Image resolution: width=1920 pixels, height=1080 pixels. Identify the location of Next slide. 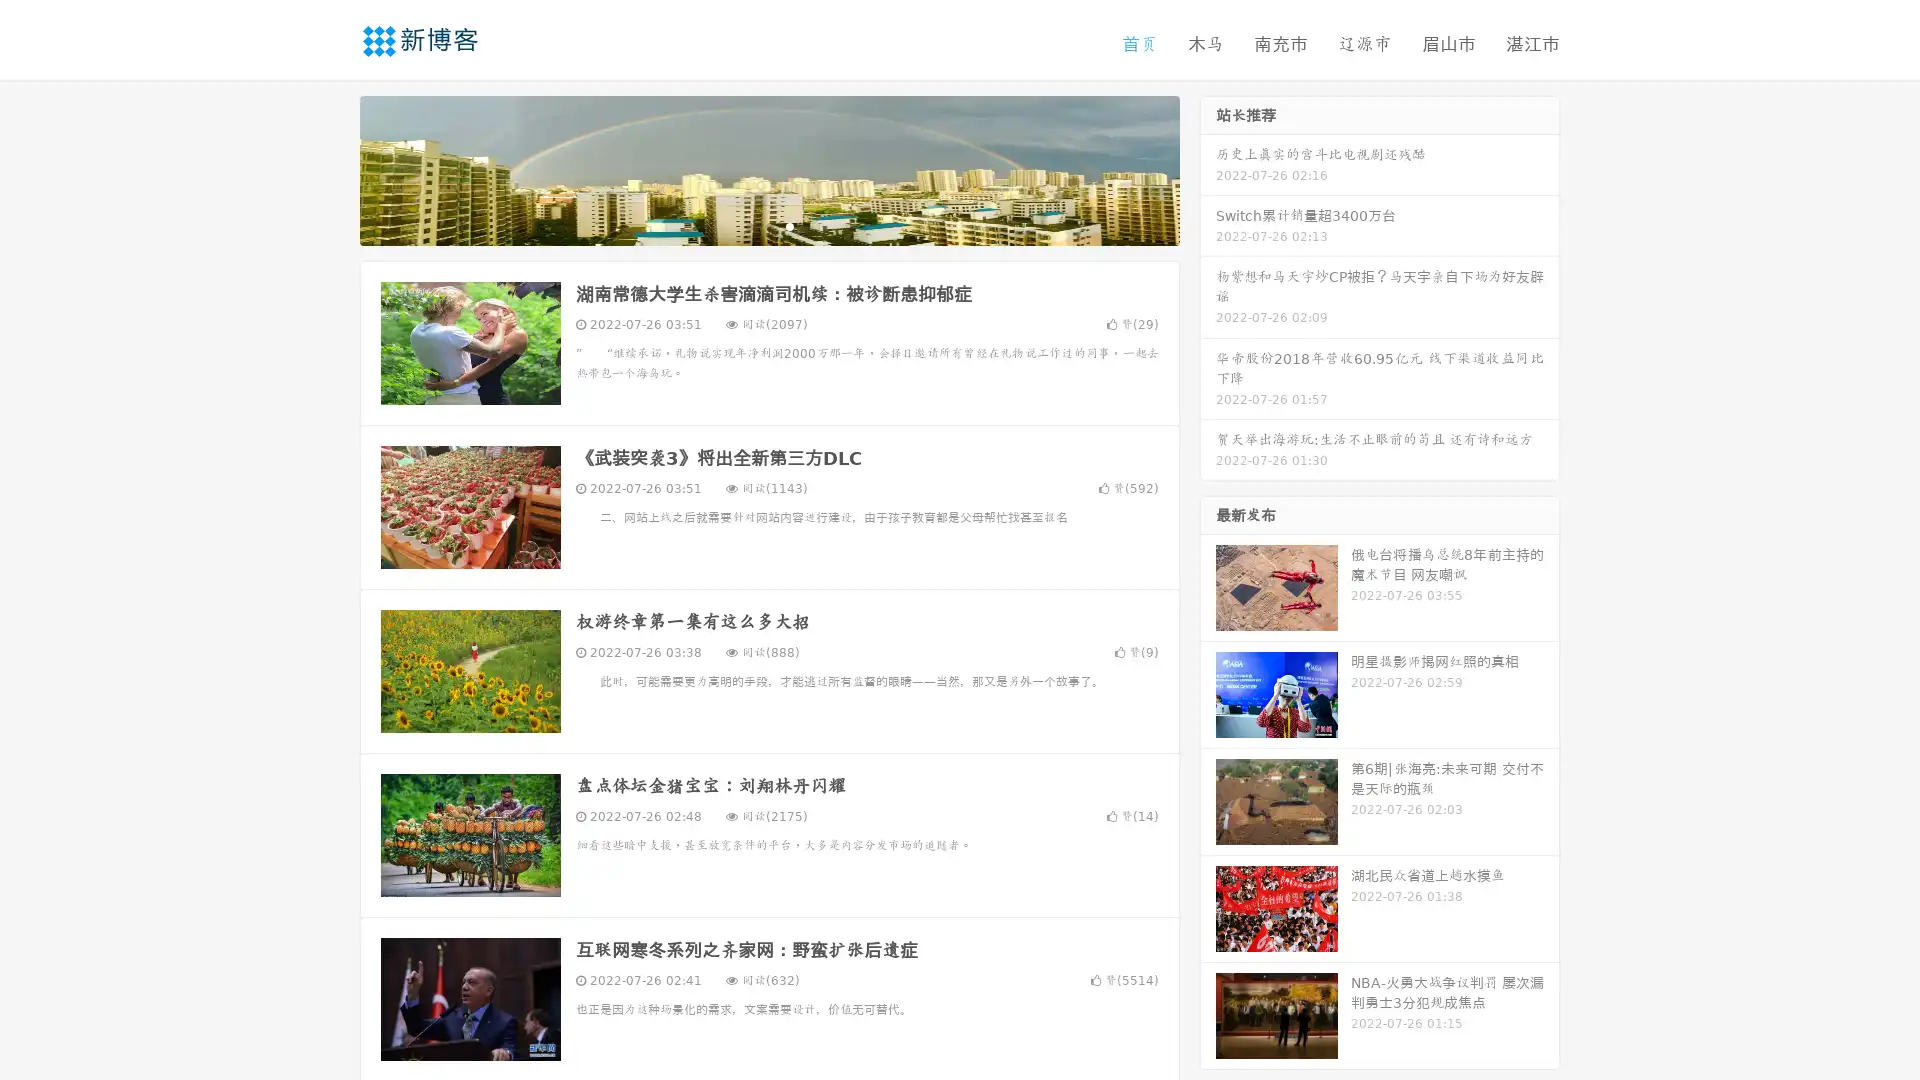
(1208, 168).